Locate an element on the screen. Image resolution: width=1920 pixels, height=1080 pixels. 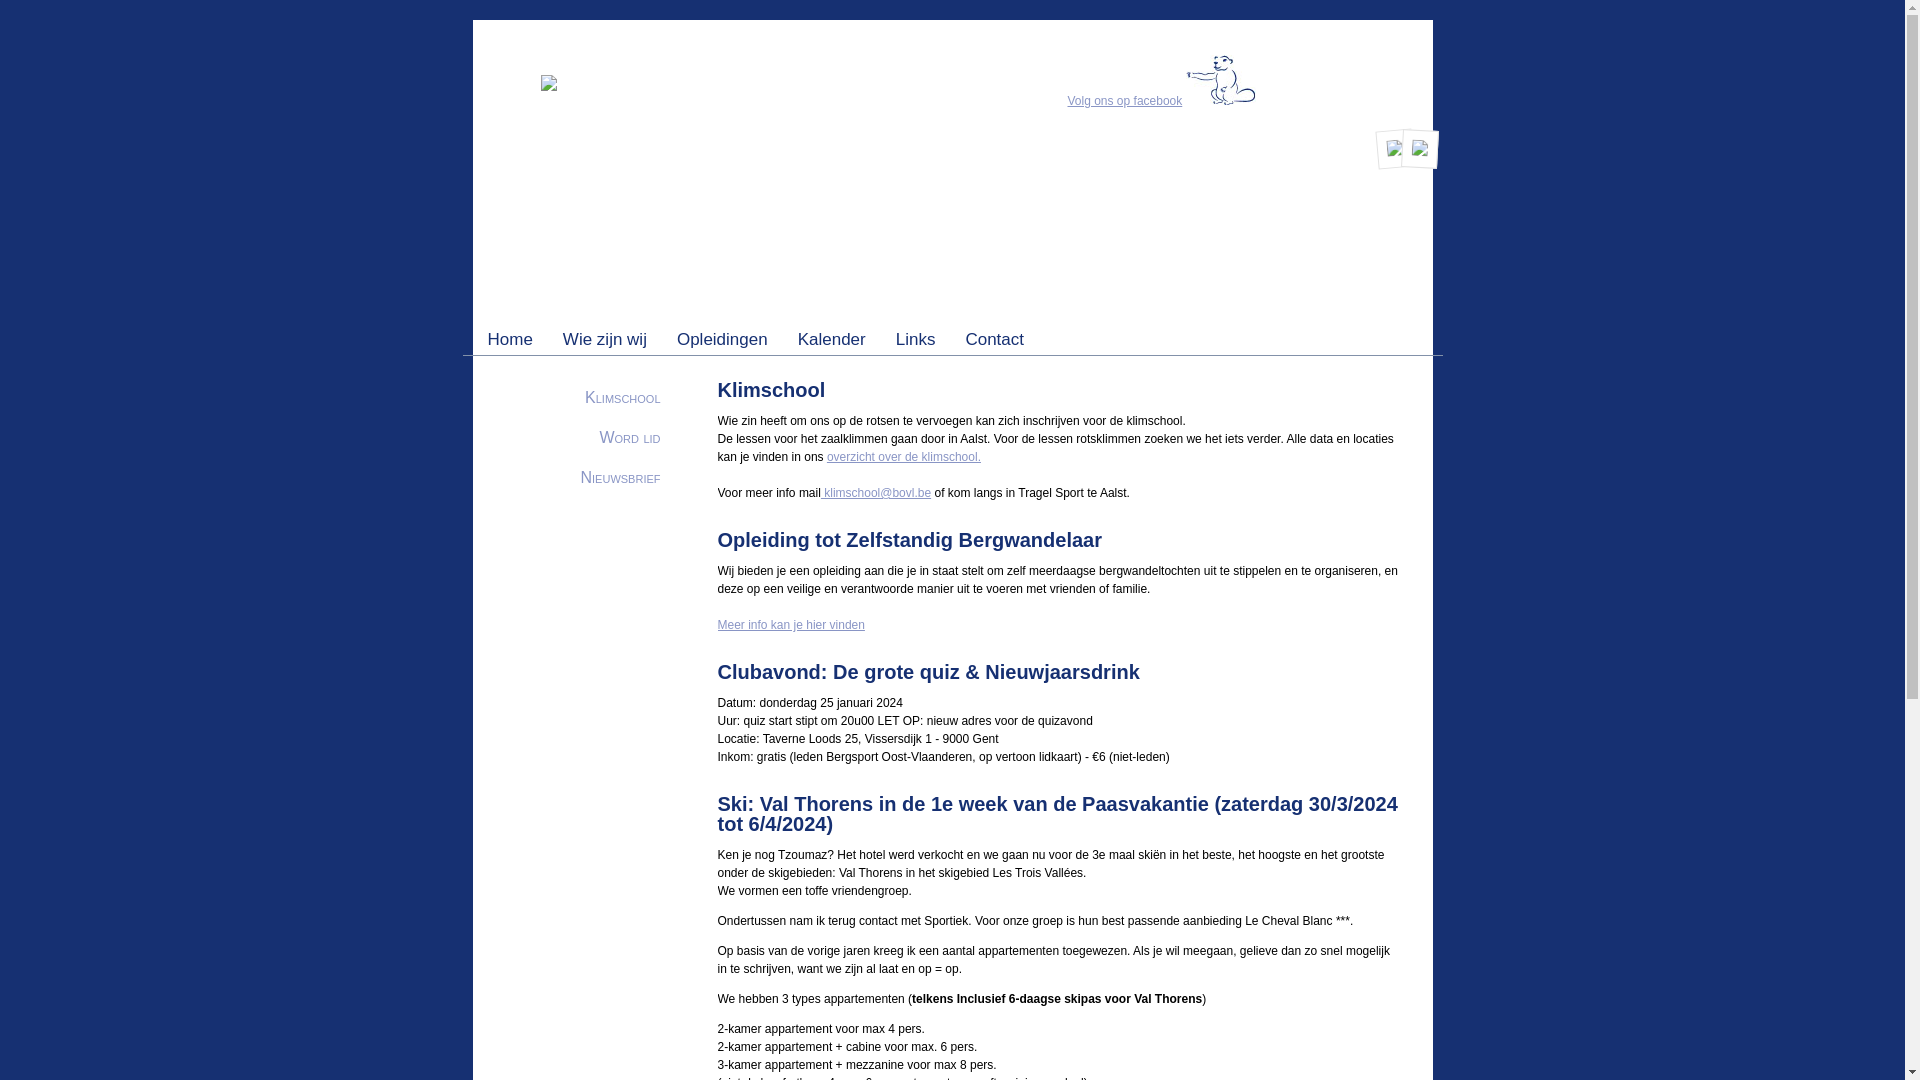
'Wie zijn wij' is located at coordinates (603, 338).